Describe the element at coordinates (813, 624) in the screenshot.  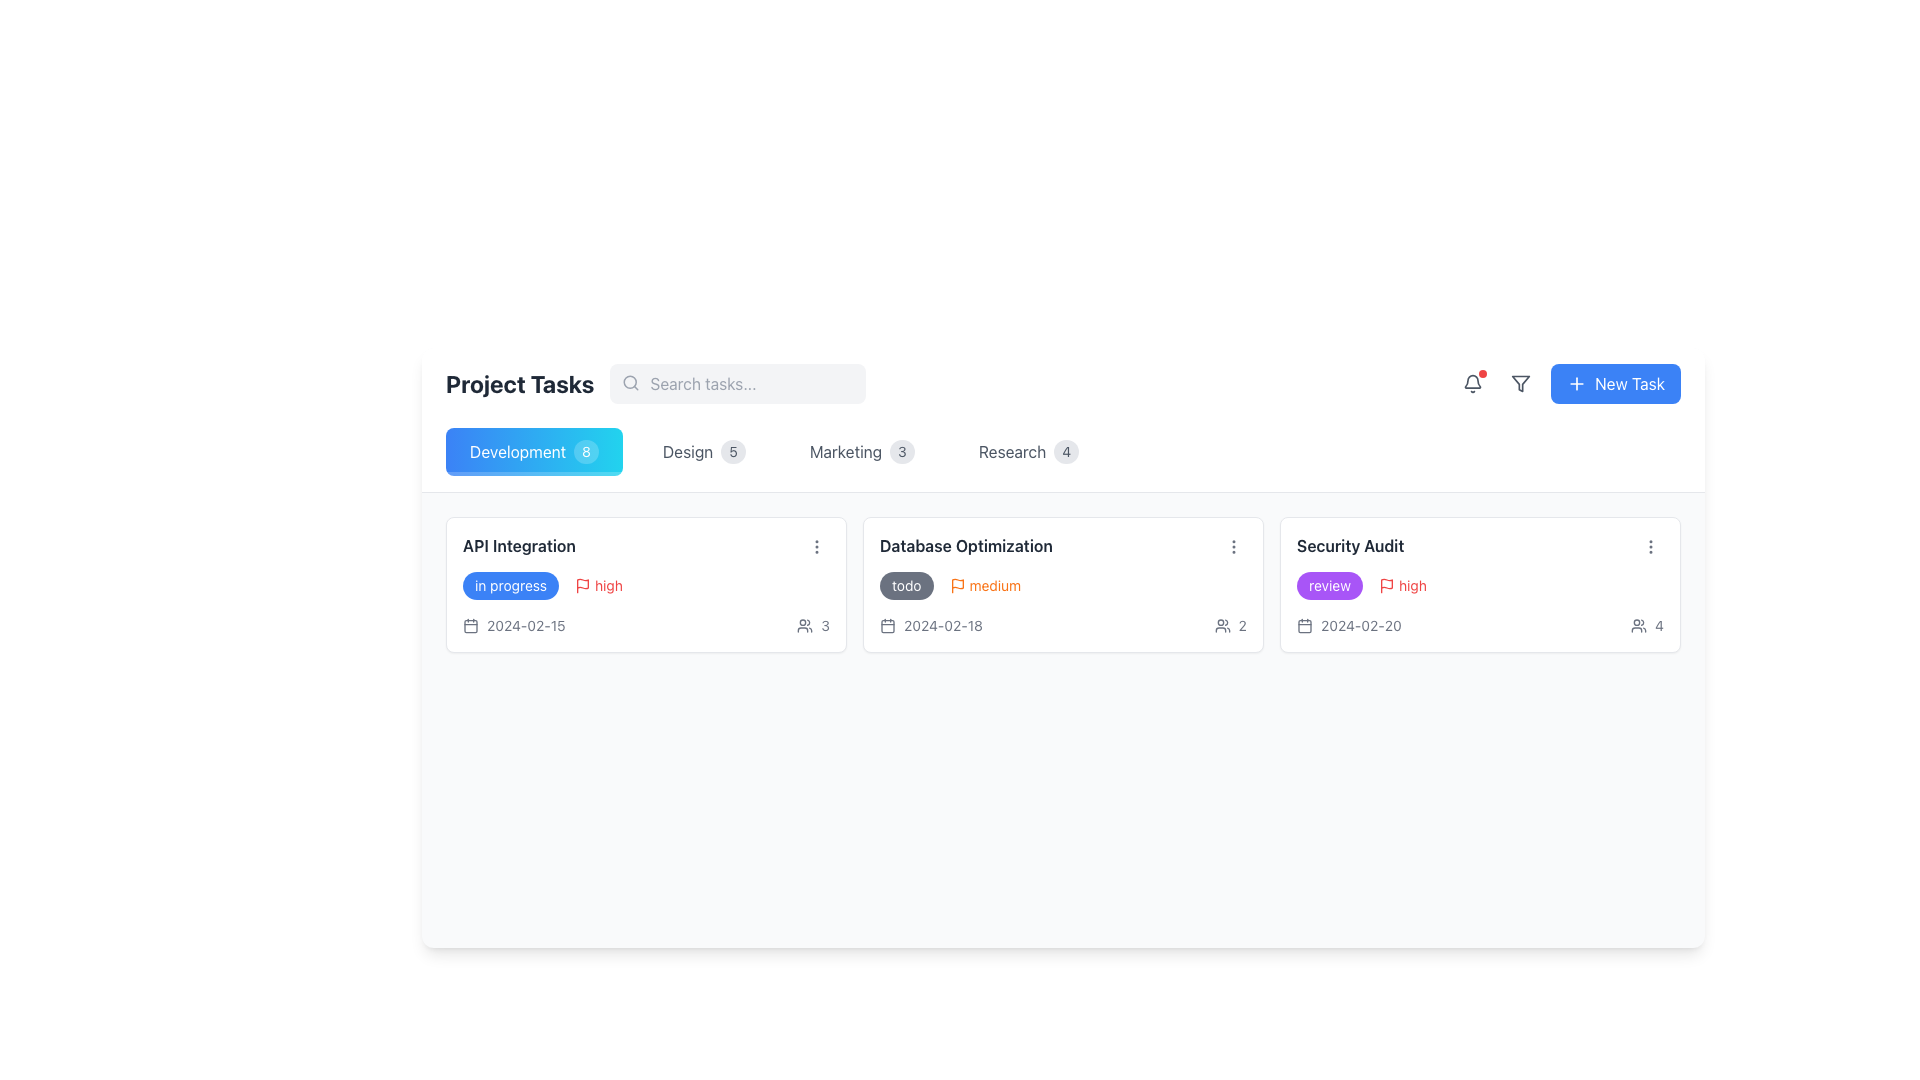
I see `the icon representing the number of users or participants in the 'API Integration' card located in the 'Development' section` at that location.